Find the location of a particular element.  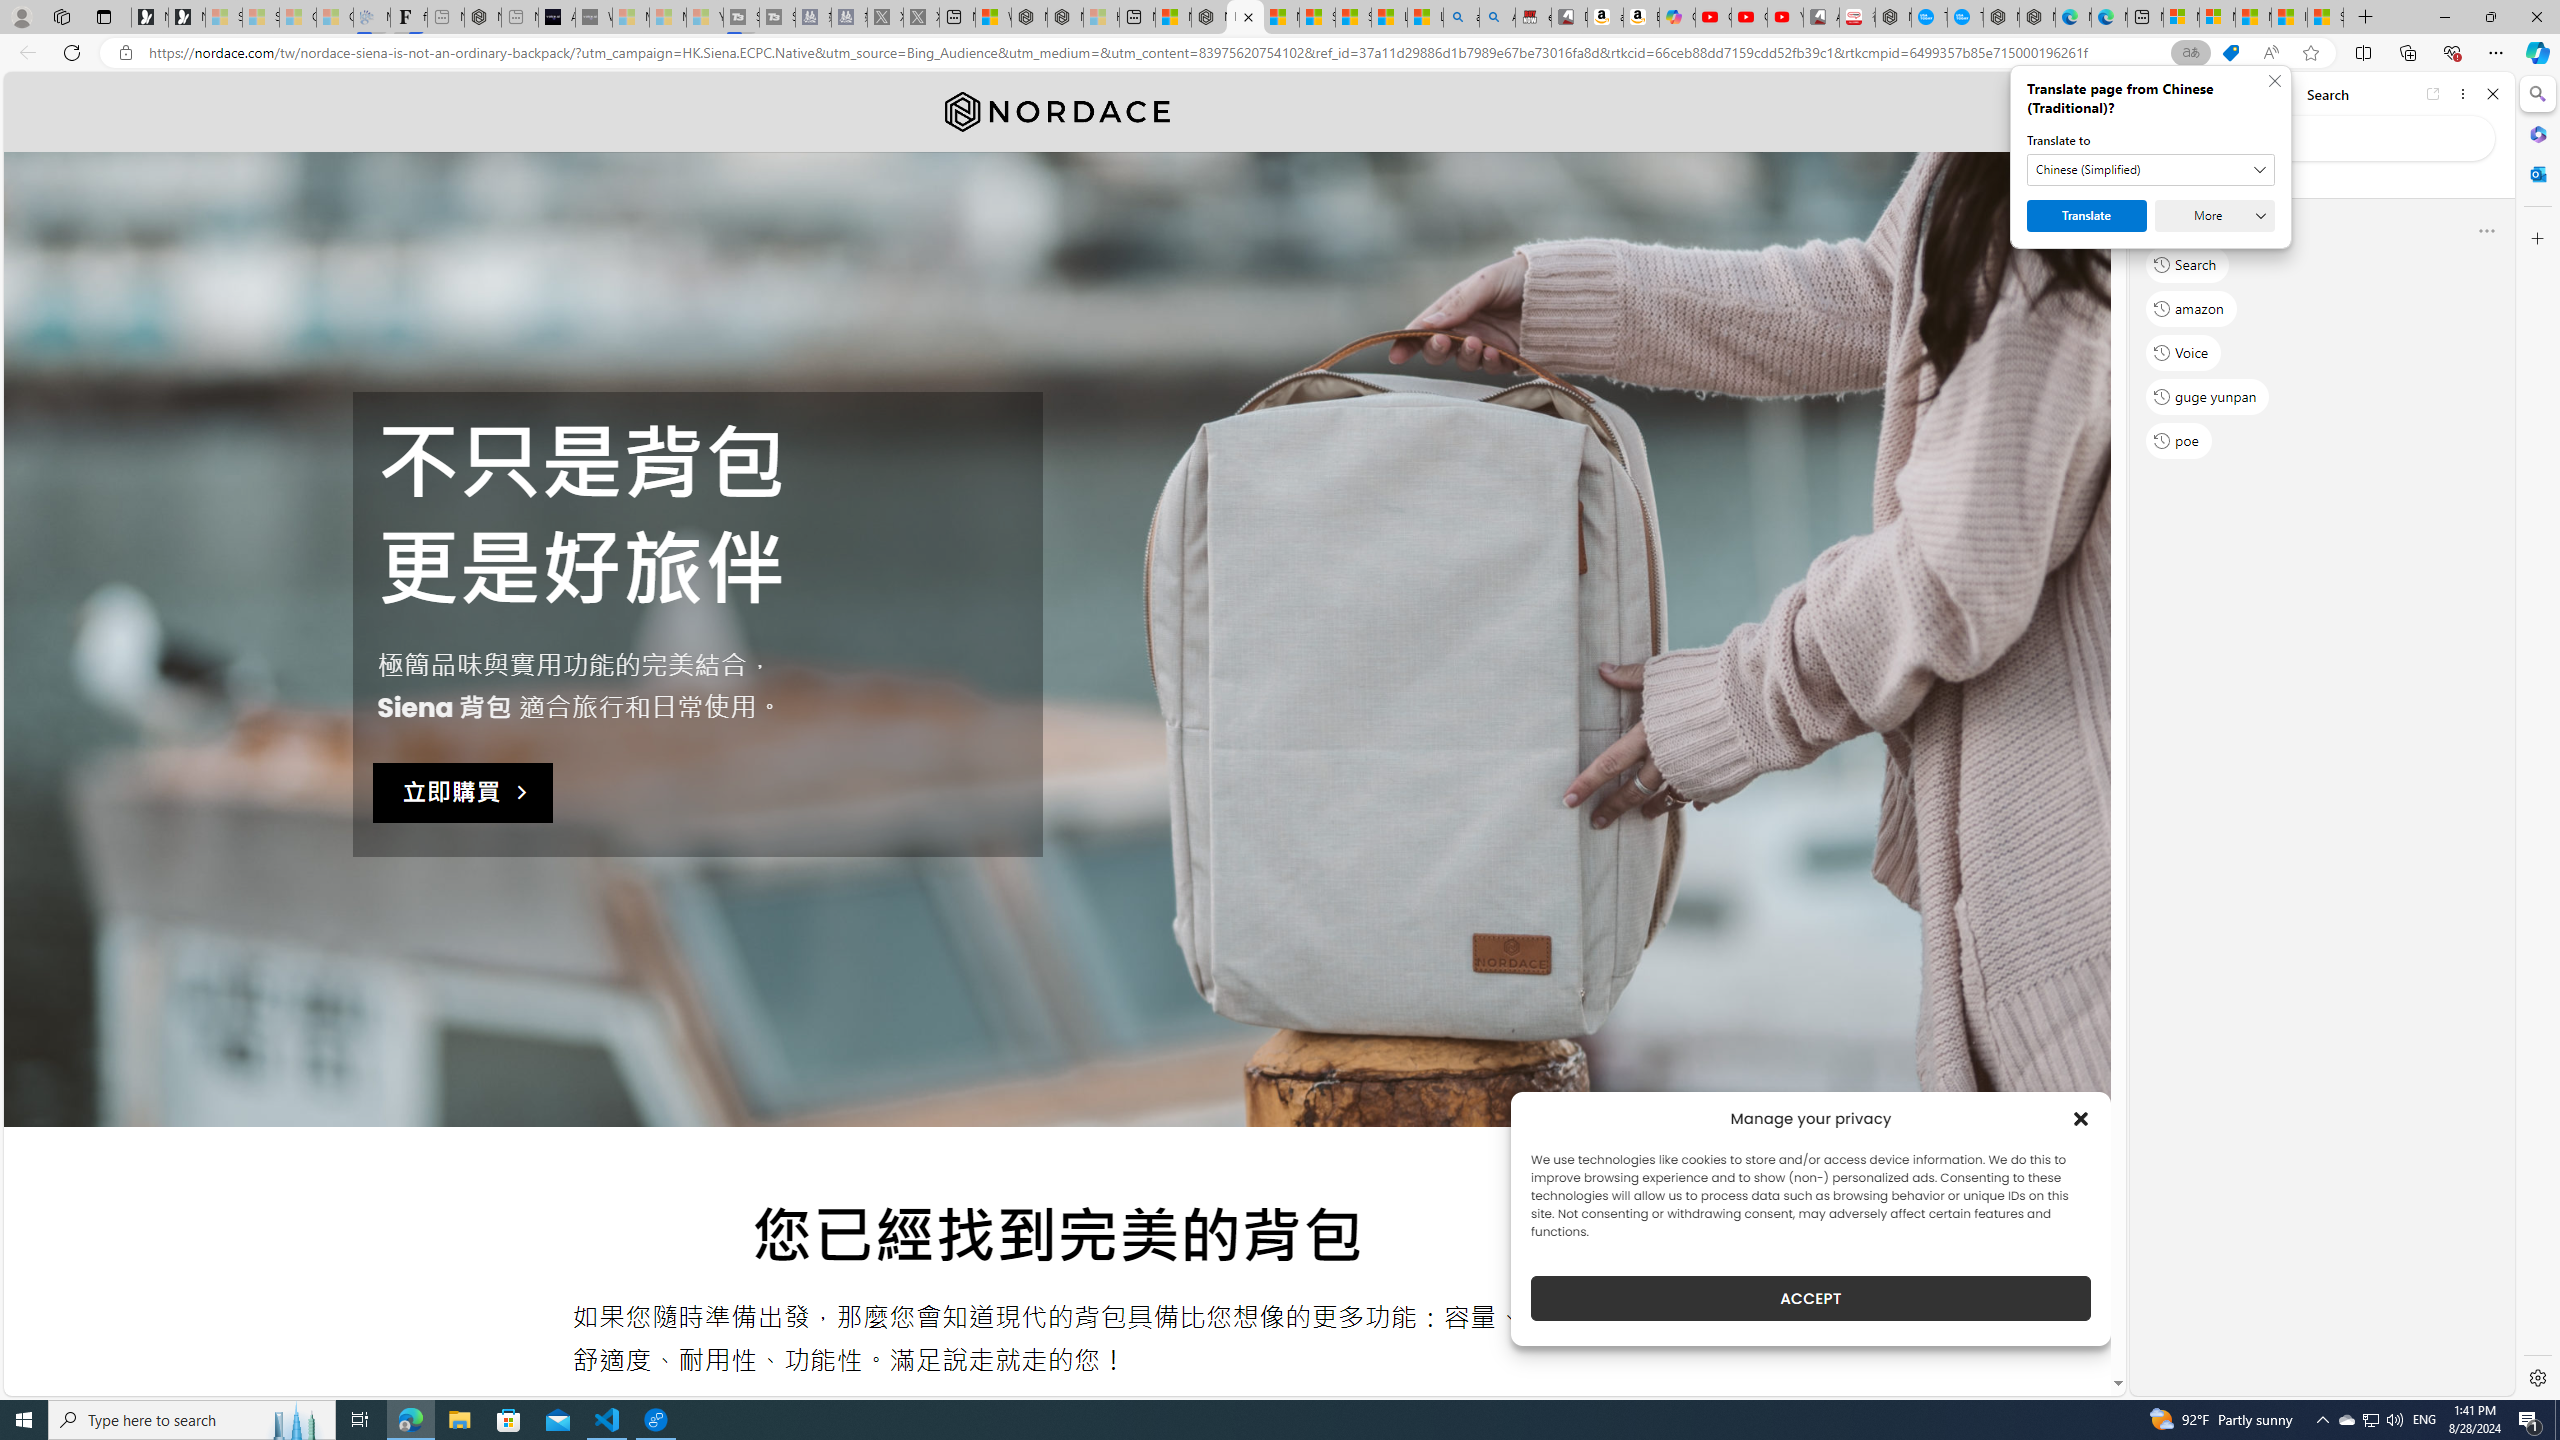

'Newsletter Sign Up' is located at coordinates (186, 16).